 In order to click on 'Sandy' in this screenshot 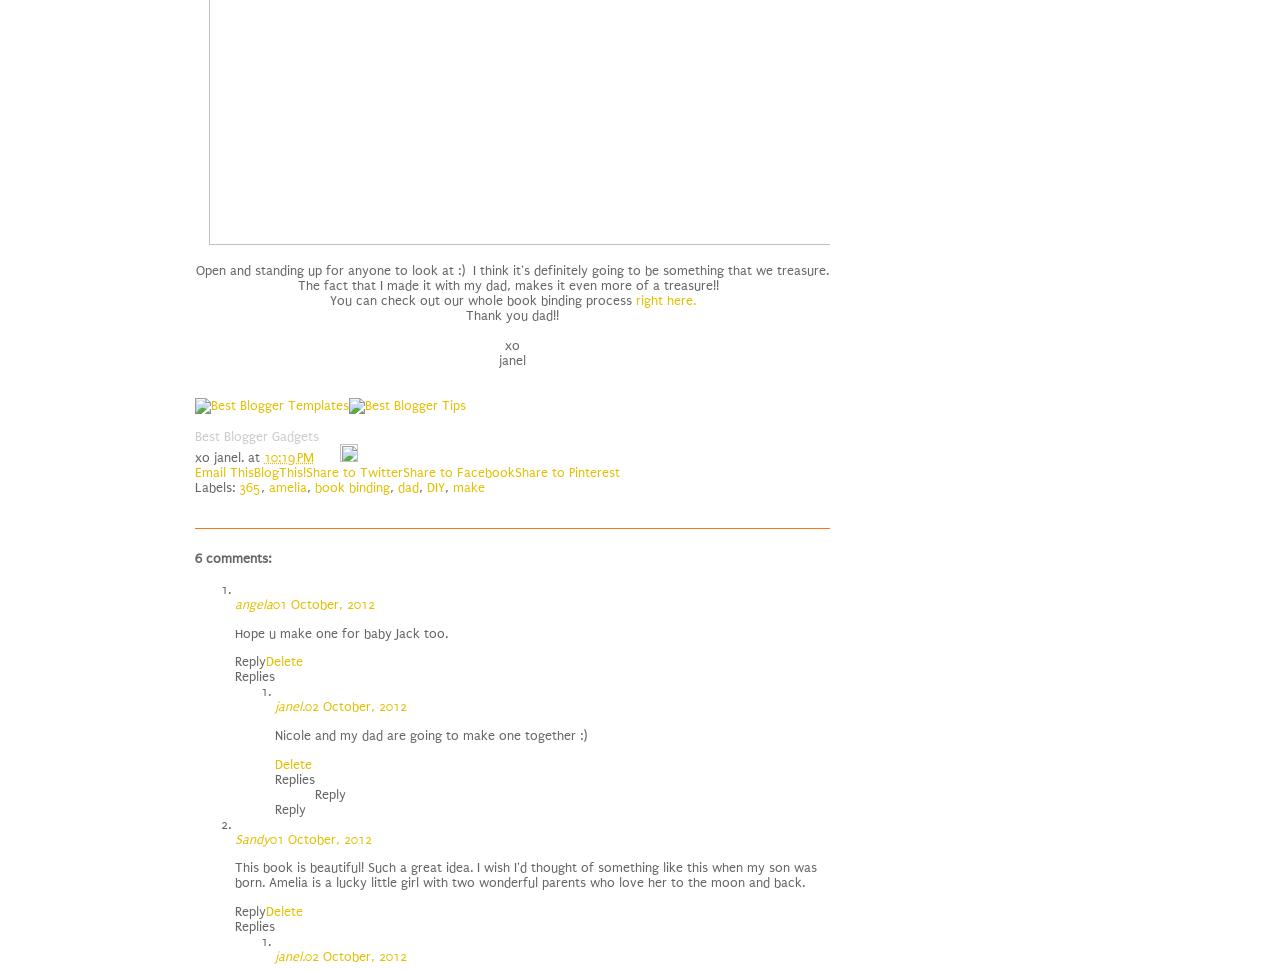, I will do `click(251, 837)`.